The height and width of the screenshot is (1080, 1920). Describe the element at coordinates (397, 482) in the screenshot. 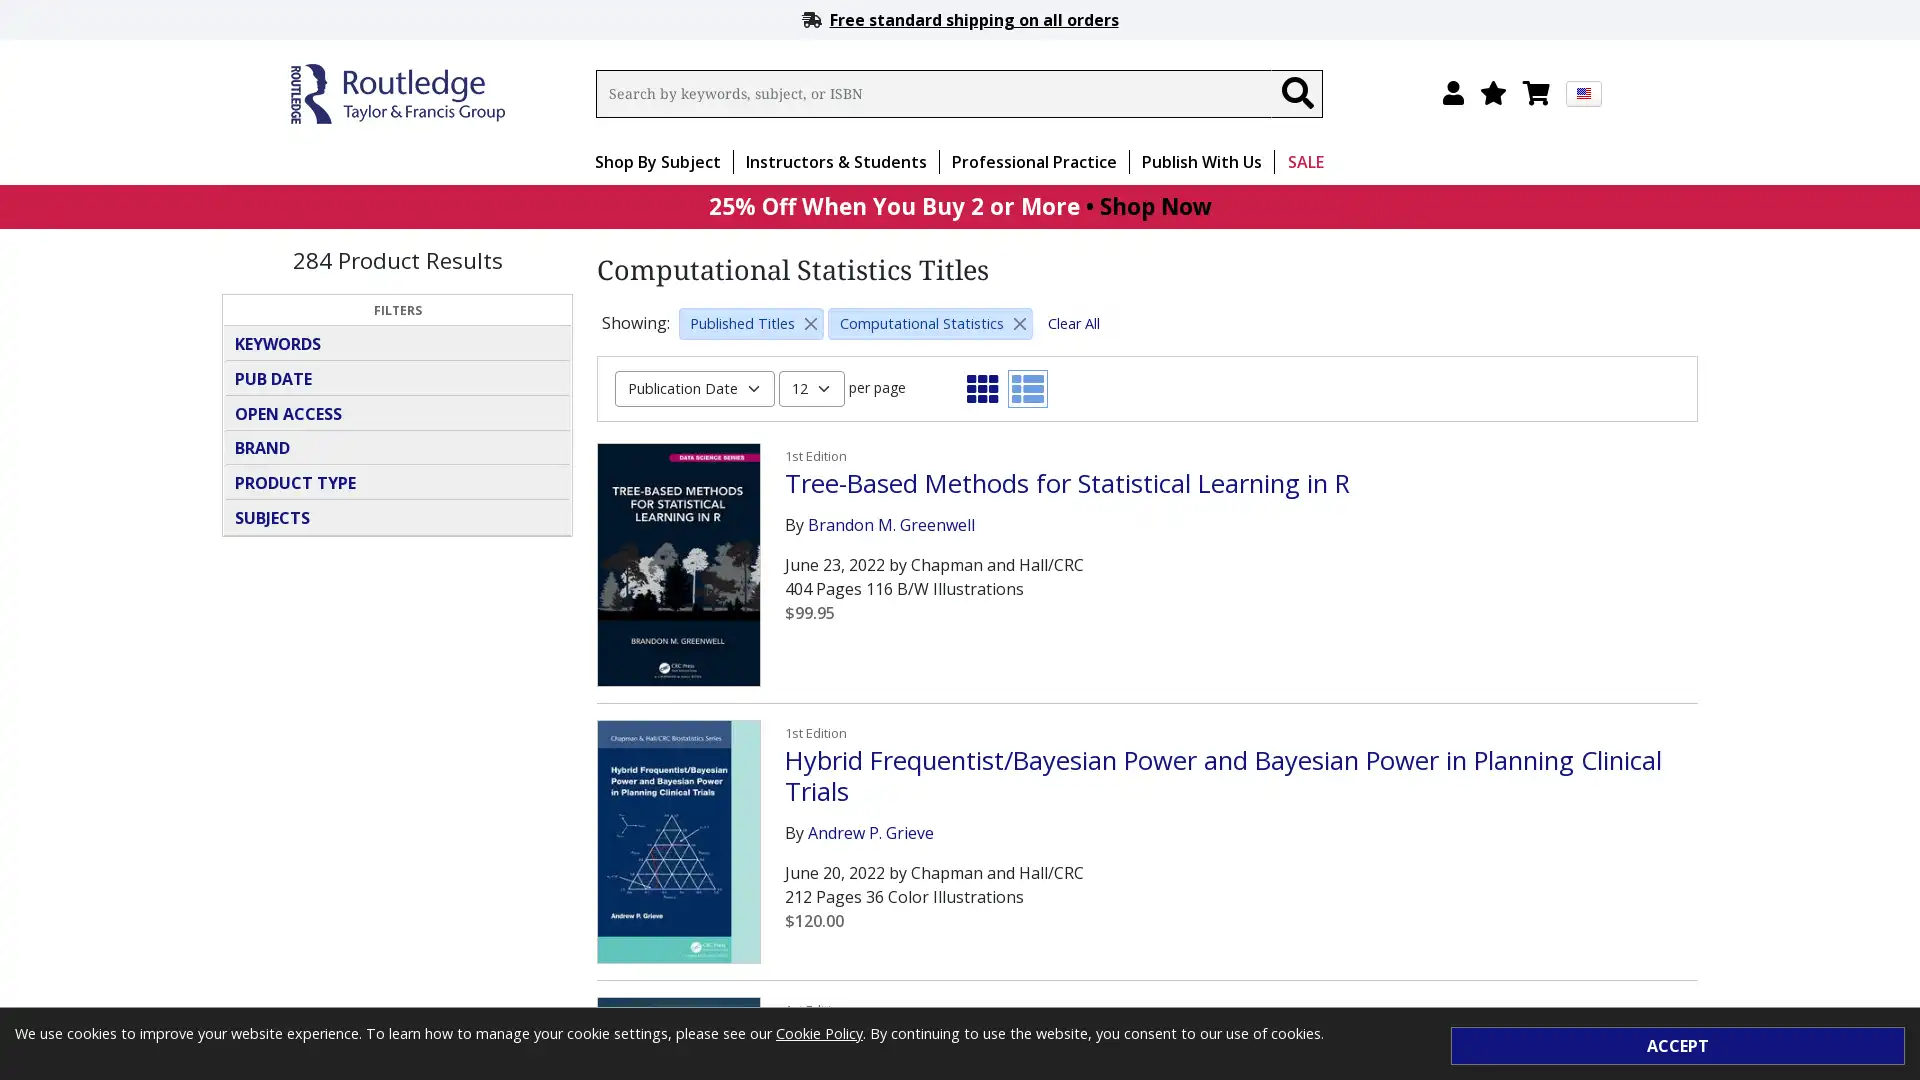

I see `PRODUCT TYPE` at that location.